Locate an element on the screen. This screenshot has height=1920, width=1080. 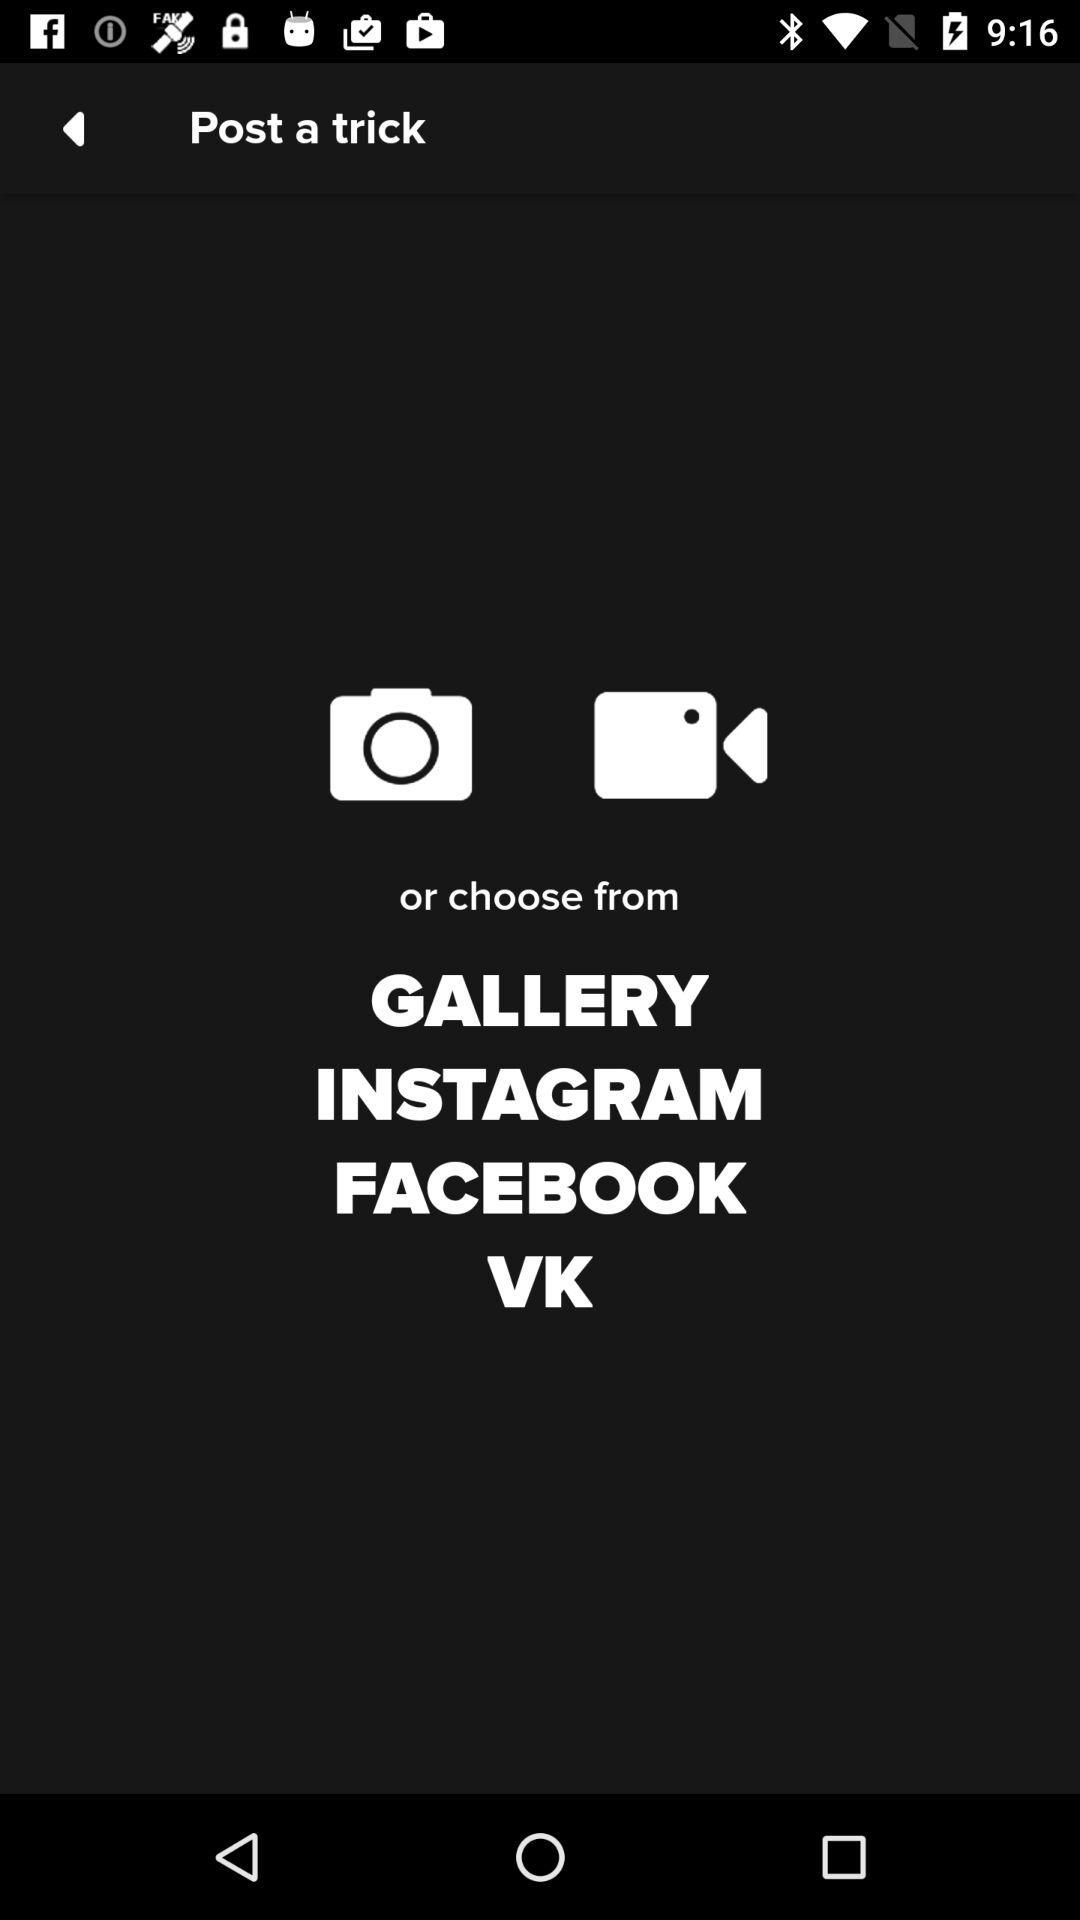
video is located at coordinates (678, 743).